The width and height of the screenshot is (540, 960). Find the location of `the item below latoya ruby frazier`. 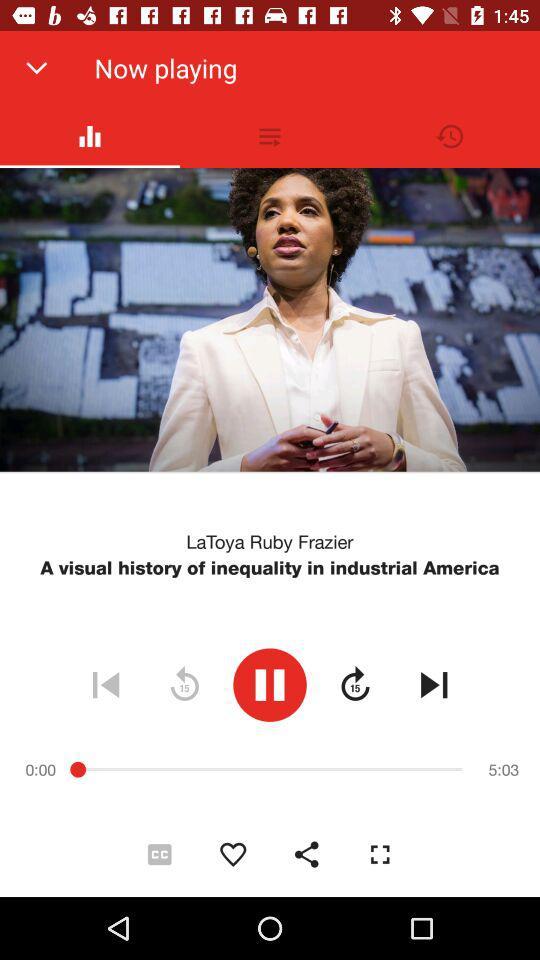

the item below latoya ruby frazier is located at coordinates (270, 568).